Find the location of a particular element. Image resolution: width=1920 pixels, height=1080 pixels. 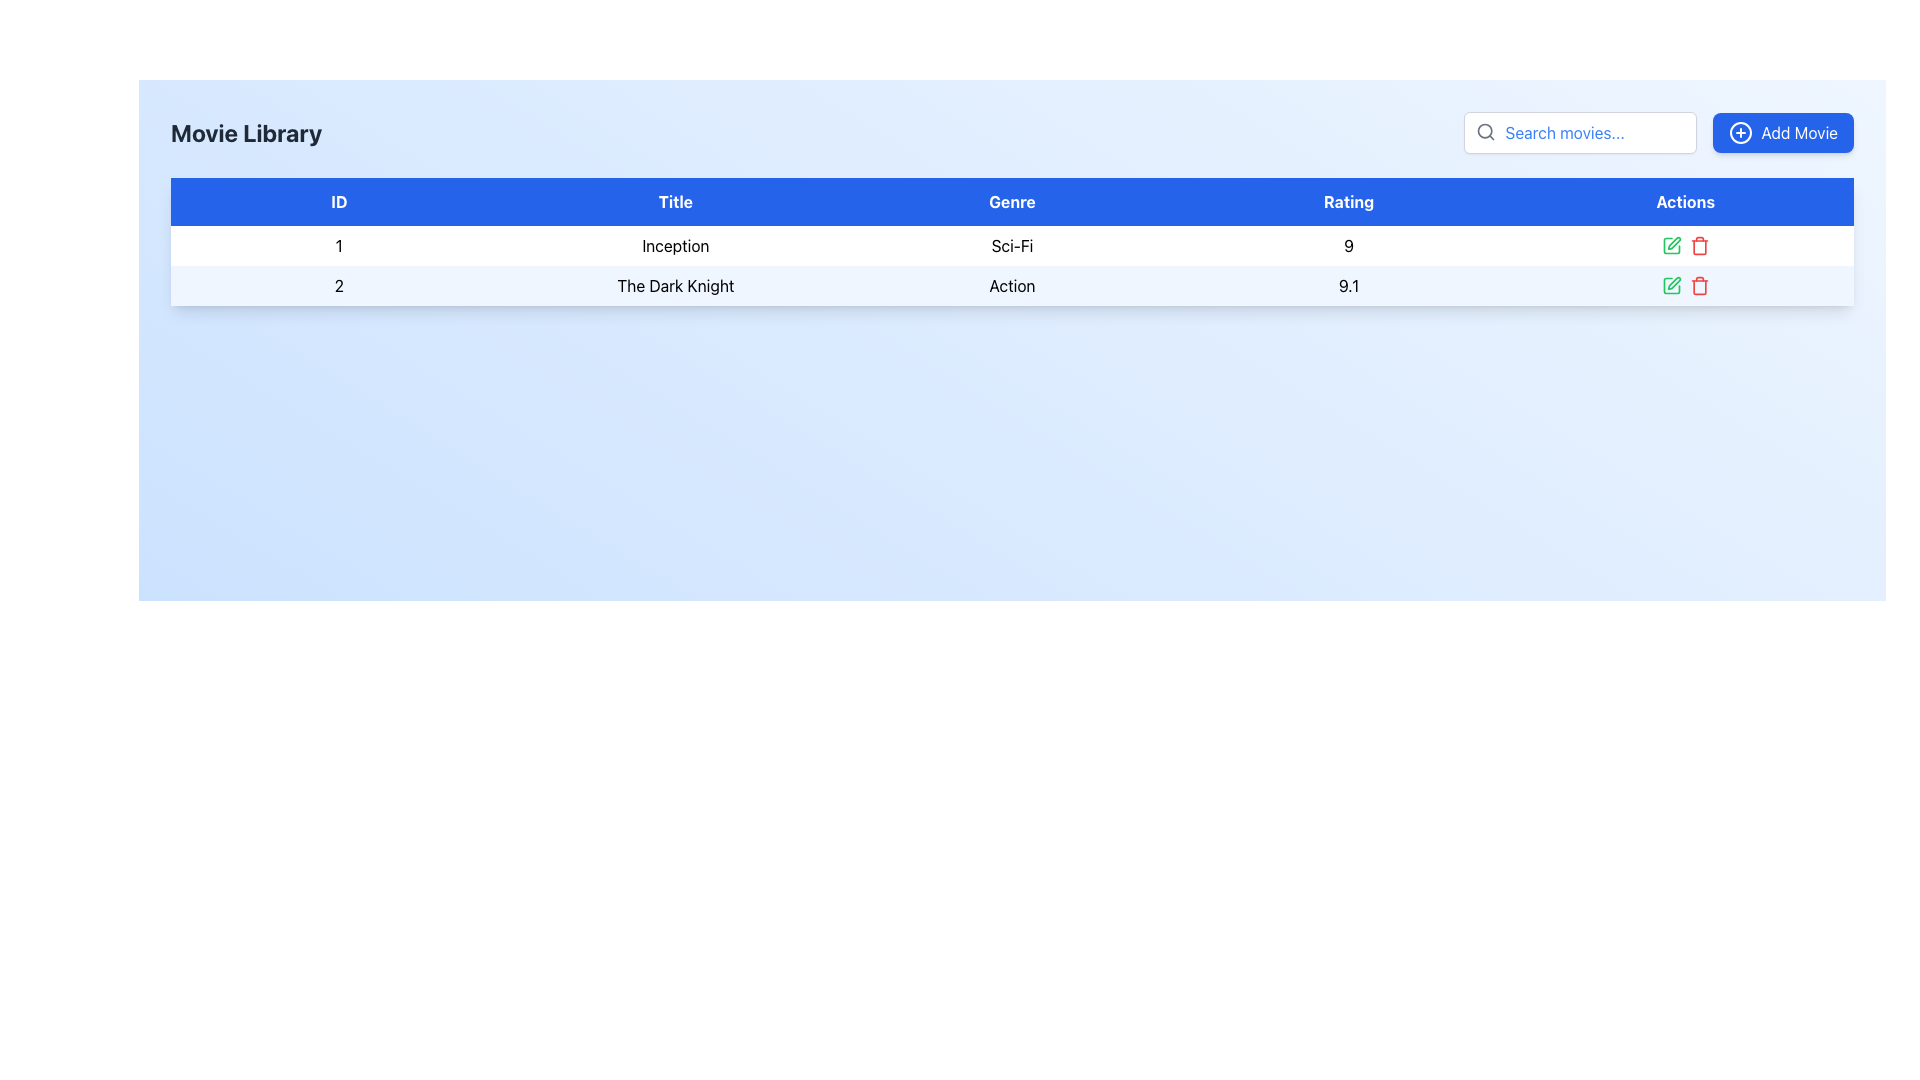

the edit button icon located in the 'Actions' column of the second table row to initiate editing is located at coordinates (1674, 242).